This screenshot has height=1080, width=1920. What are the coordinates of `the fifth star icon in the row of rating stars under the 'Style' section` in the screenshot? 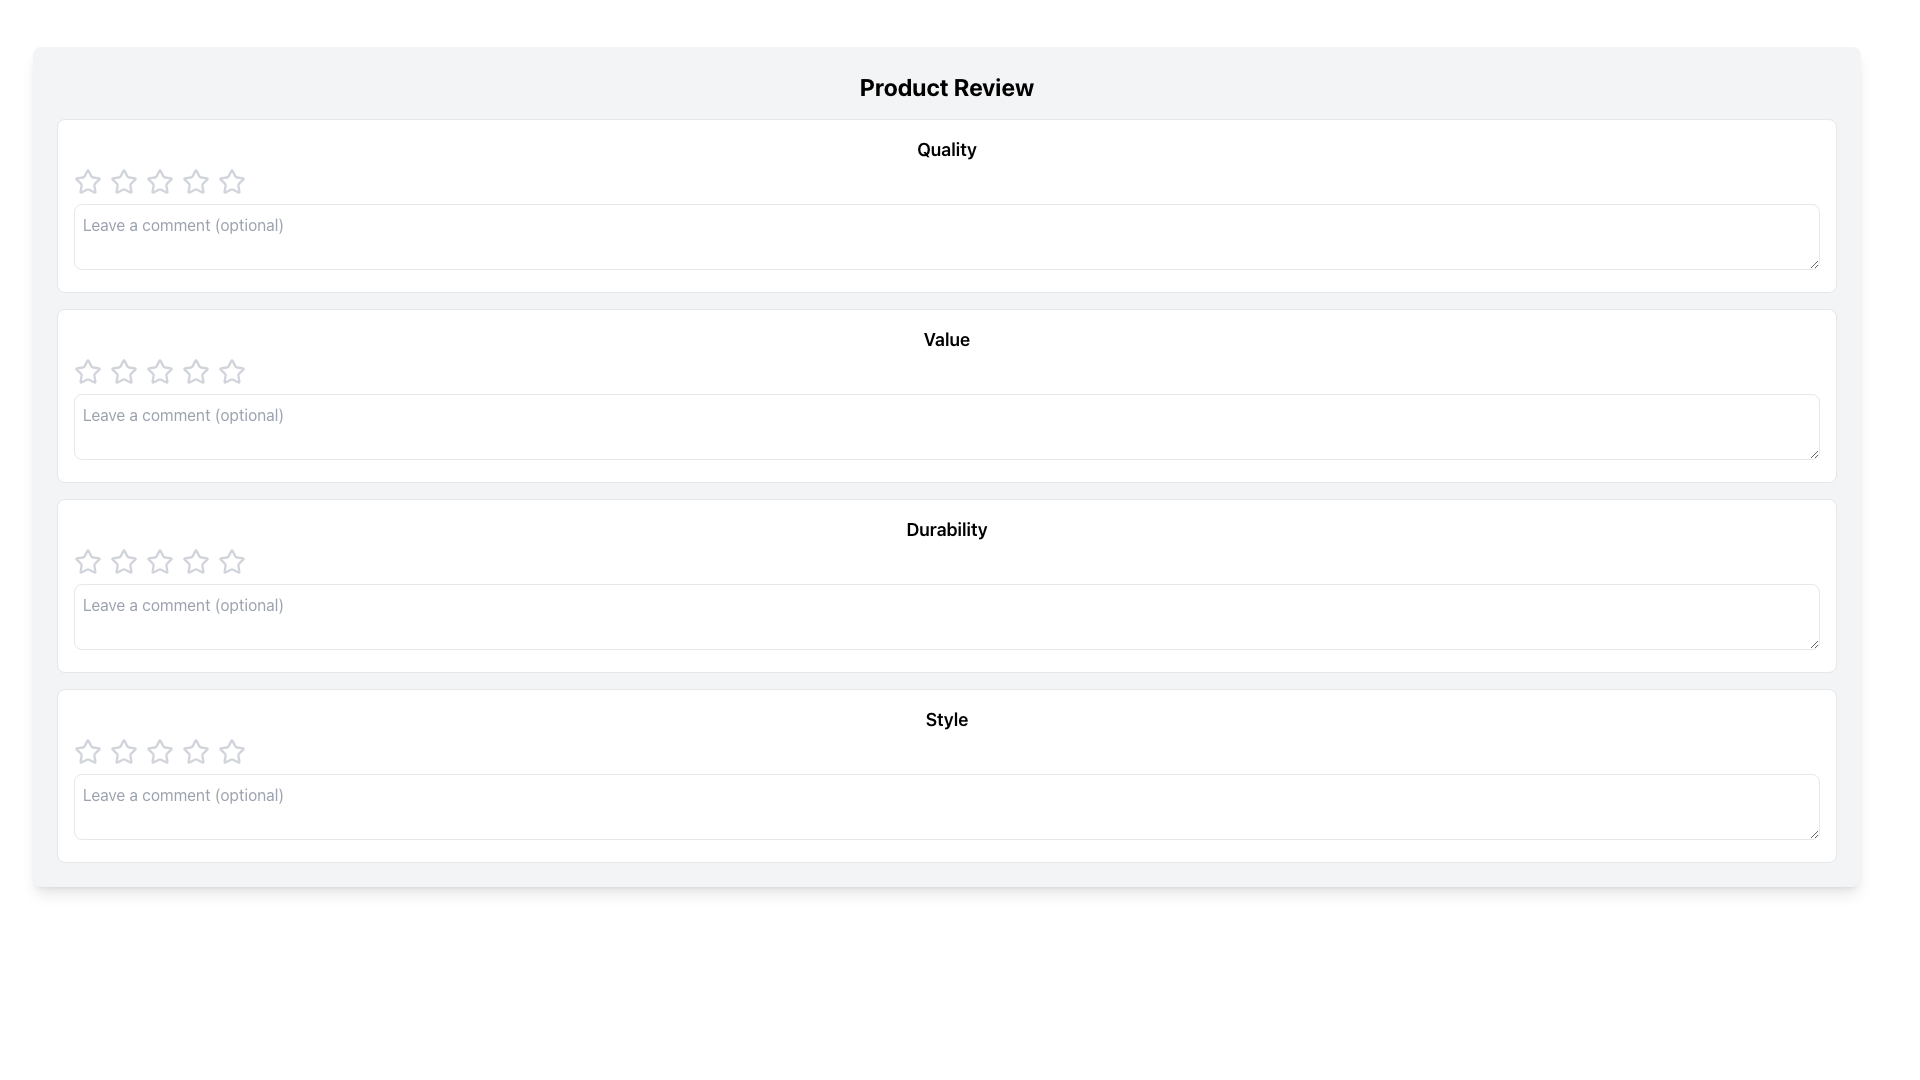 It's located at (196, 752).